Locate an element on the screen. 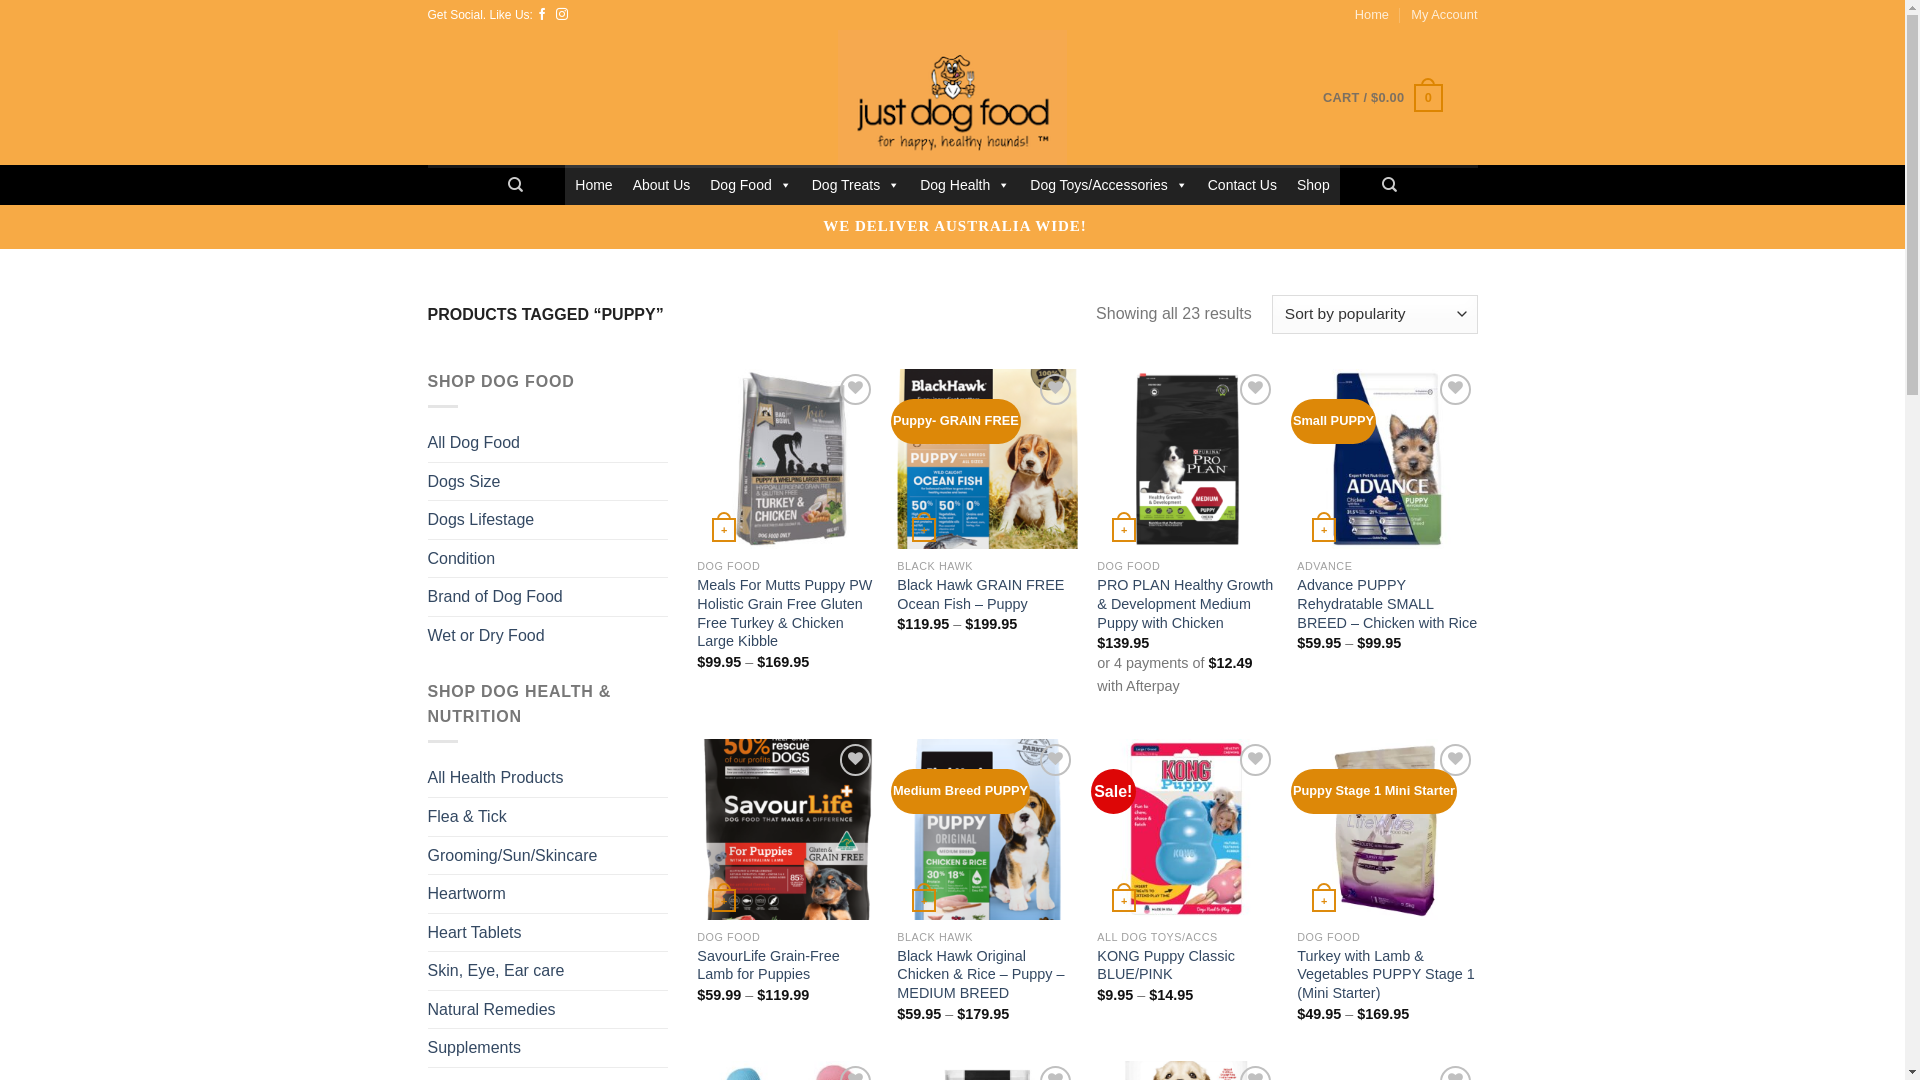 This screenshot has width=1920, height=1080. 'Follow on Instagram' is located at coordinates (560, 15).